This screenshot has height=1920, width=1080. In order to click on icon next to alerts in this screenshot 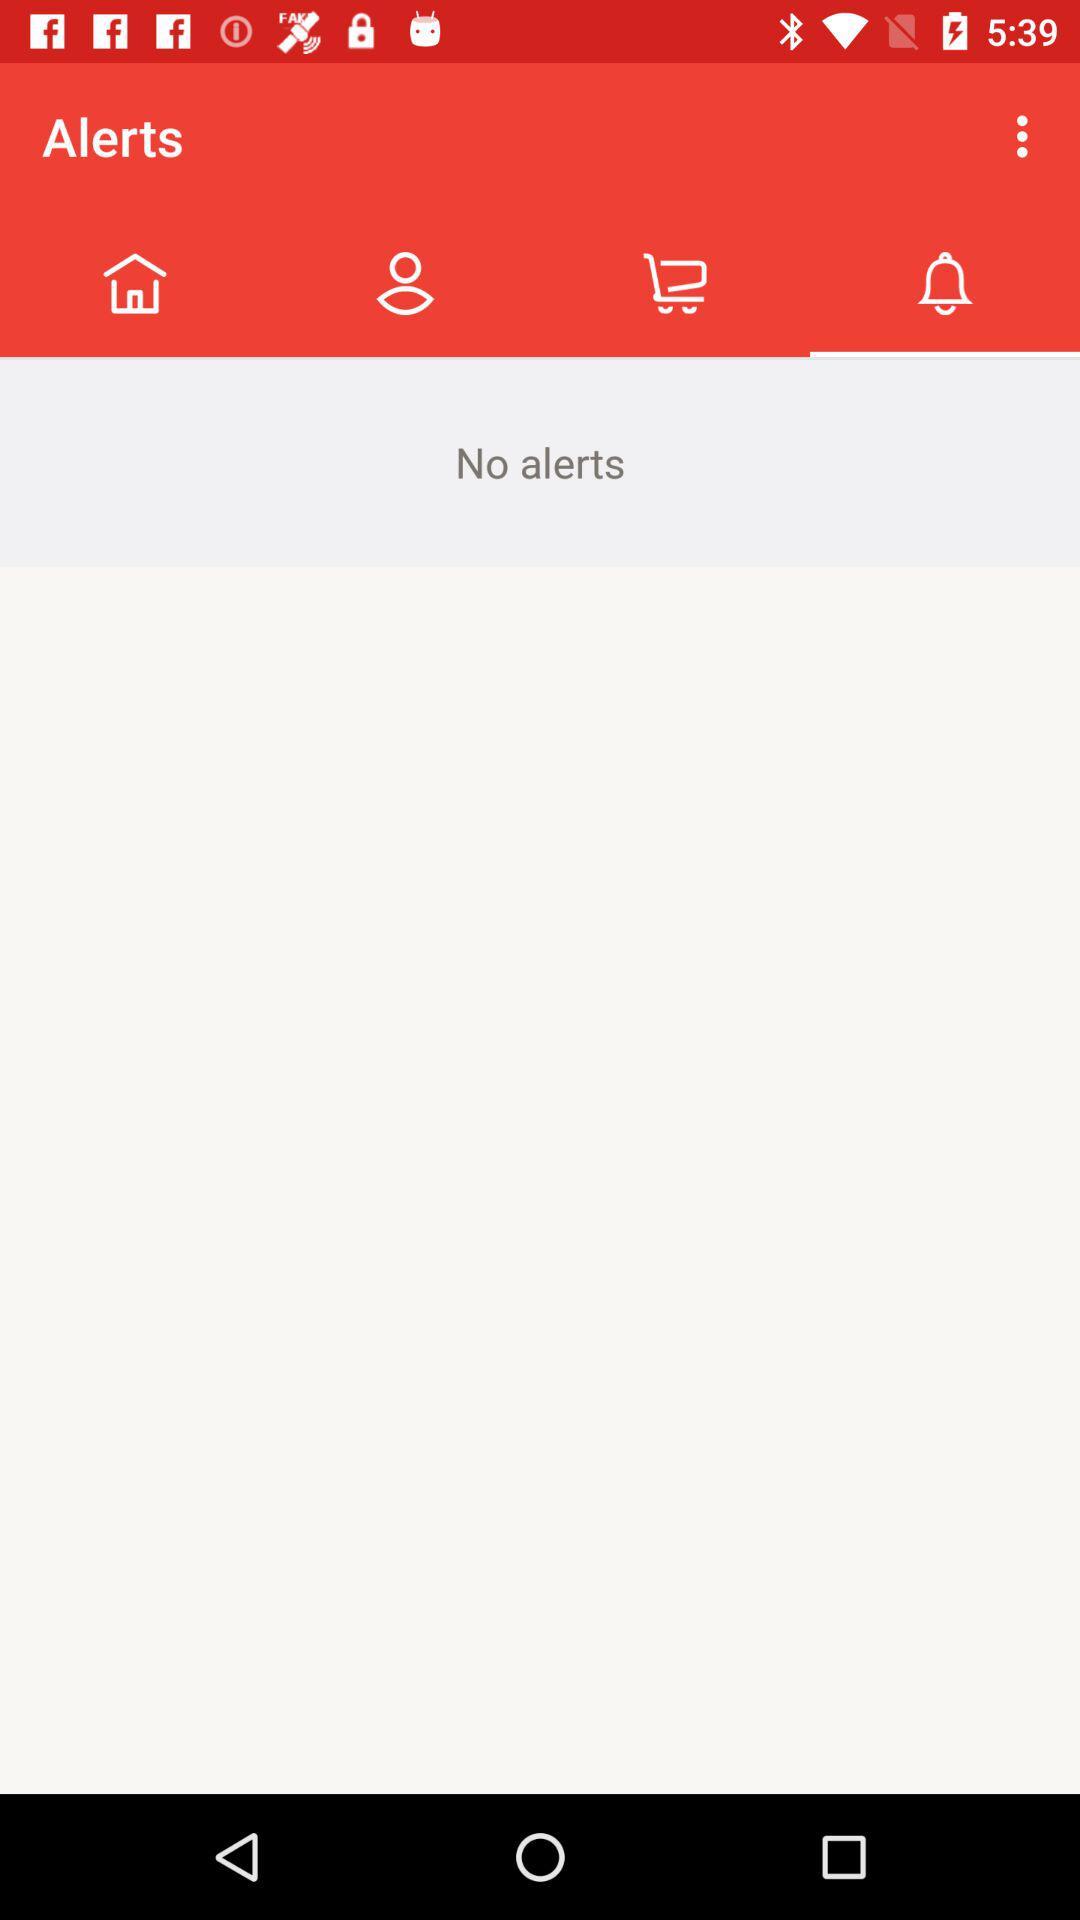, I will do `click(1027, 135)`.